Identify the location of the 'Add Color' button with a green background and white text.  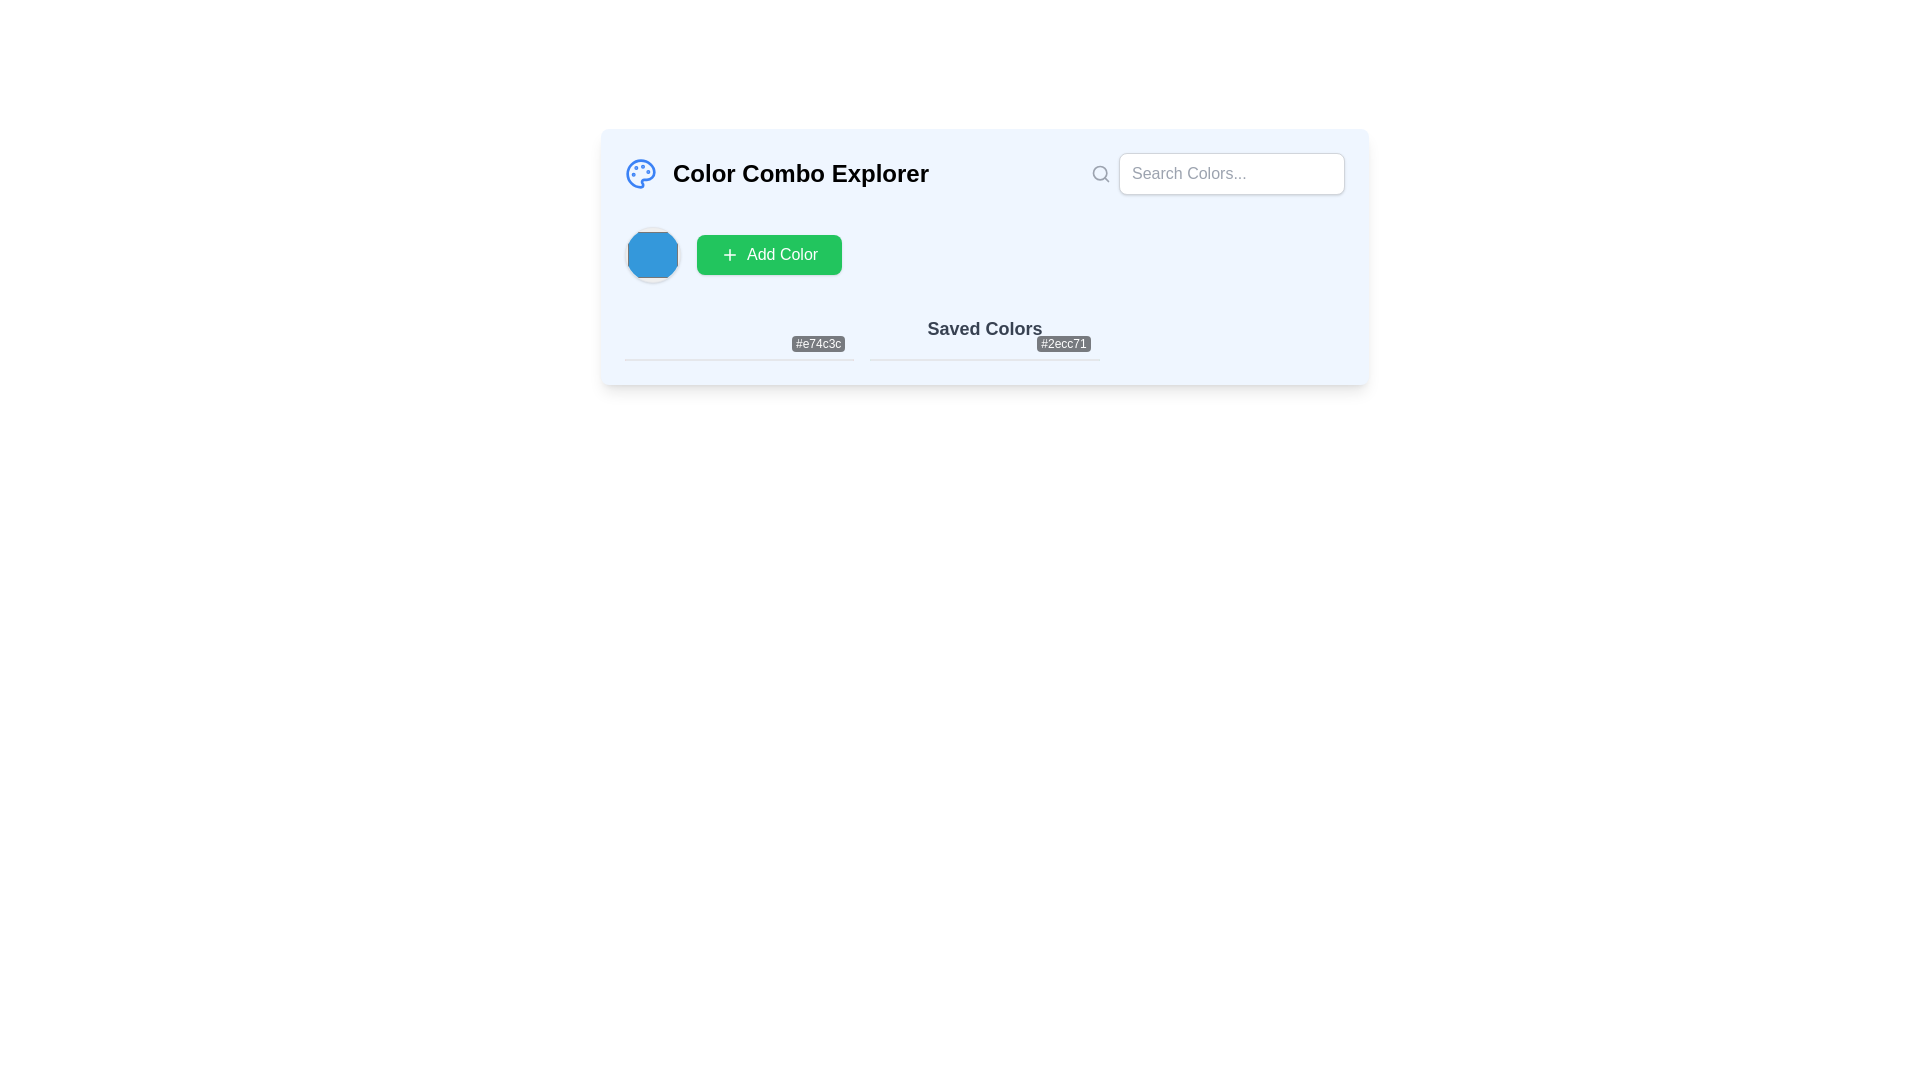
(768, 253).